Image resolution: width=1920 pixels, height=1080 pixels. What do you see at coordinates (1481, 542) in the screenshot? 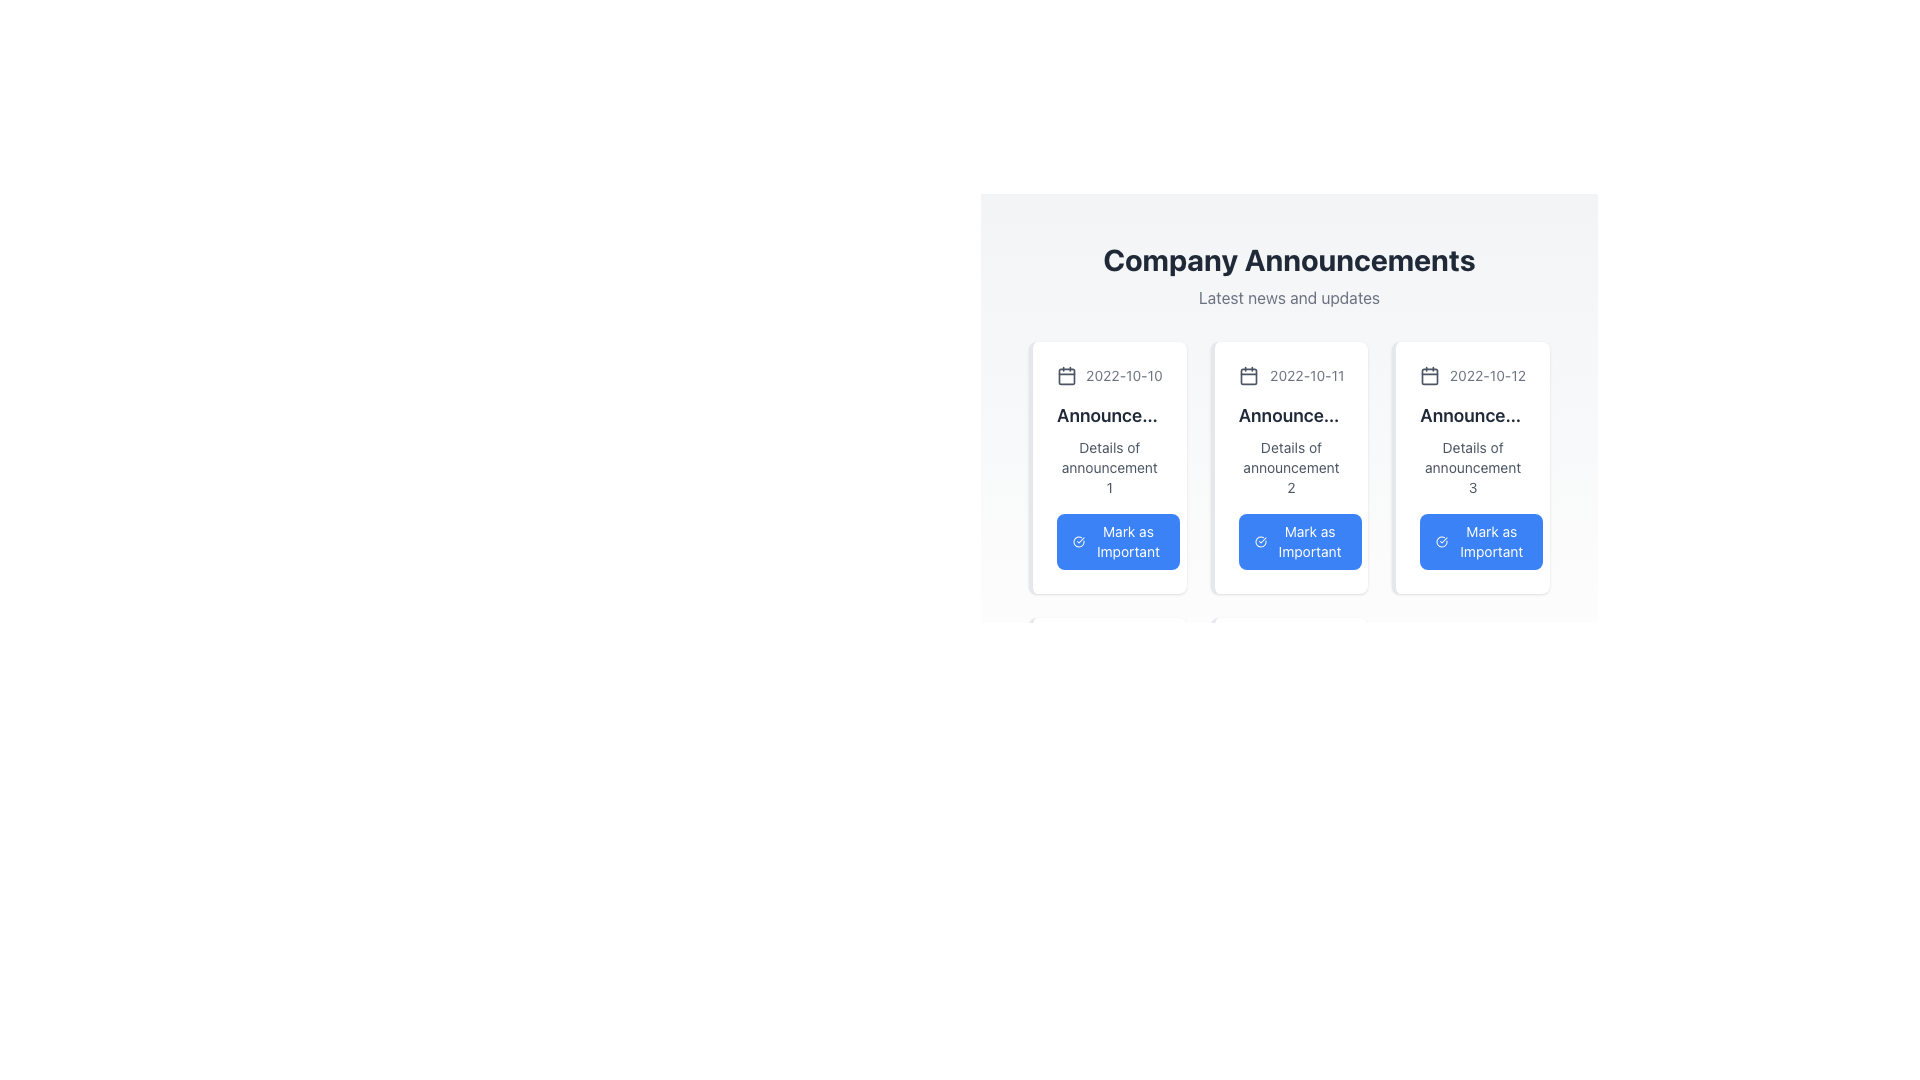
I see `the importance button located at the bottom of 'Announcement 3' card` at bounding box center [1481, 542].